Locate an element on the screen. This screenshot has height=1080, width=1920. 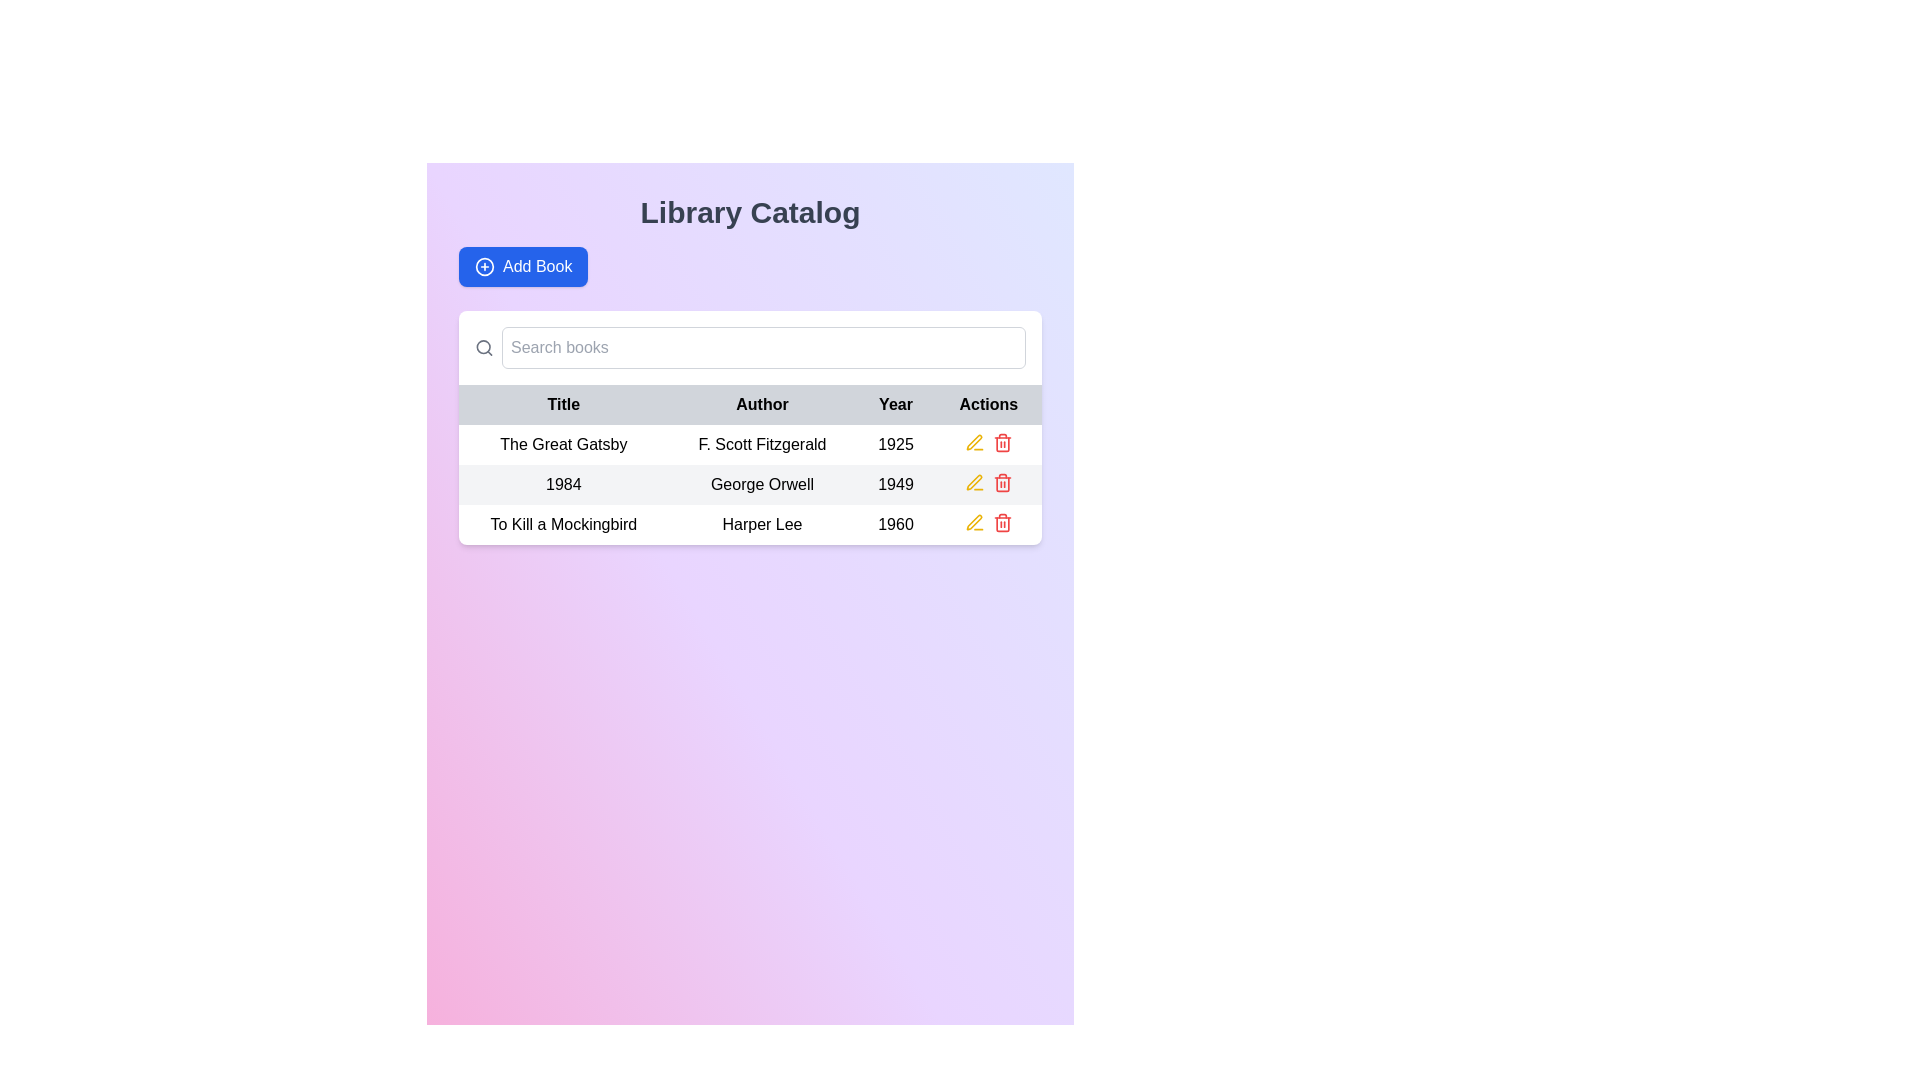
text from the Table Header Cell labeled 'Title', which is the first cell in the header row of the table is located at coordinates (562, 405).